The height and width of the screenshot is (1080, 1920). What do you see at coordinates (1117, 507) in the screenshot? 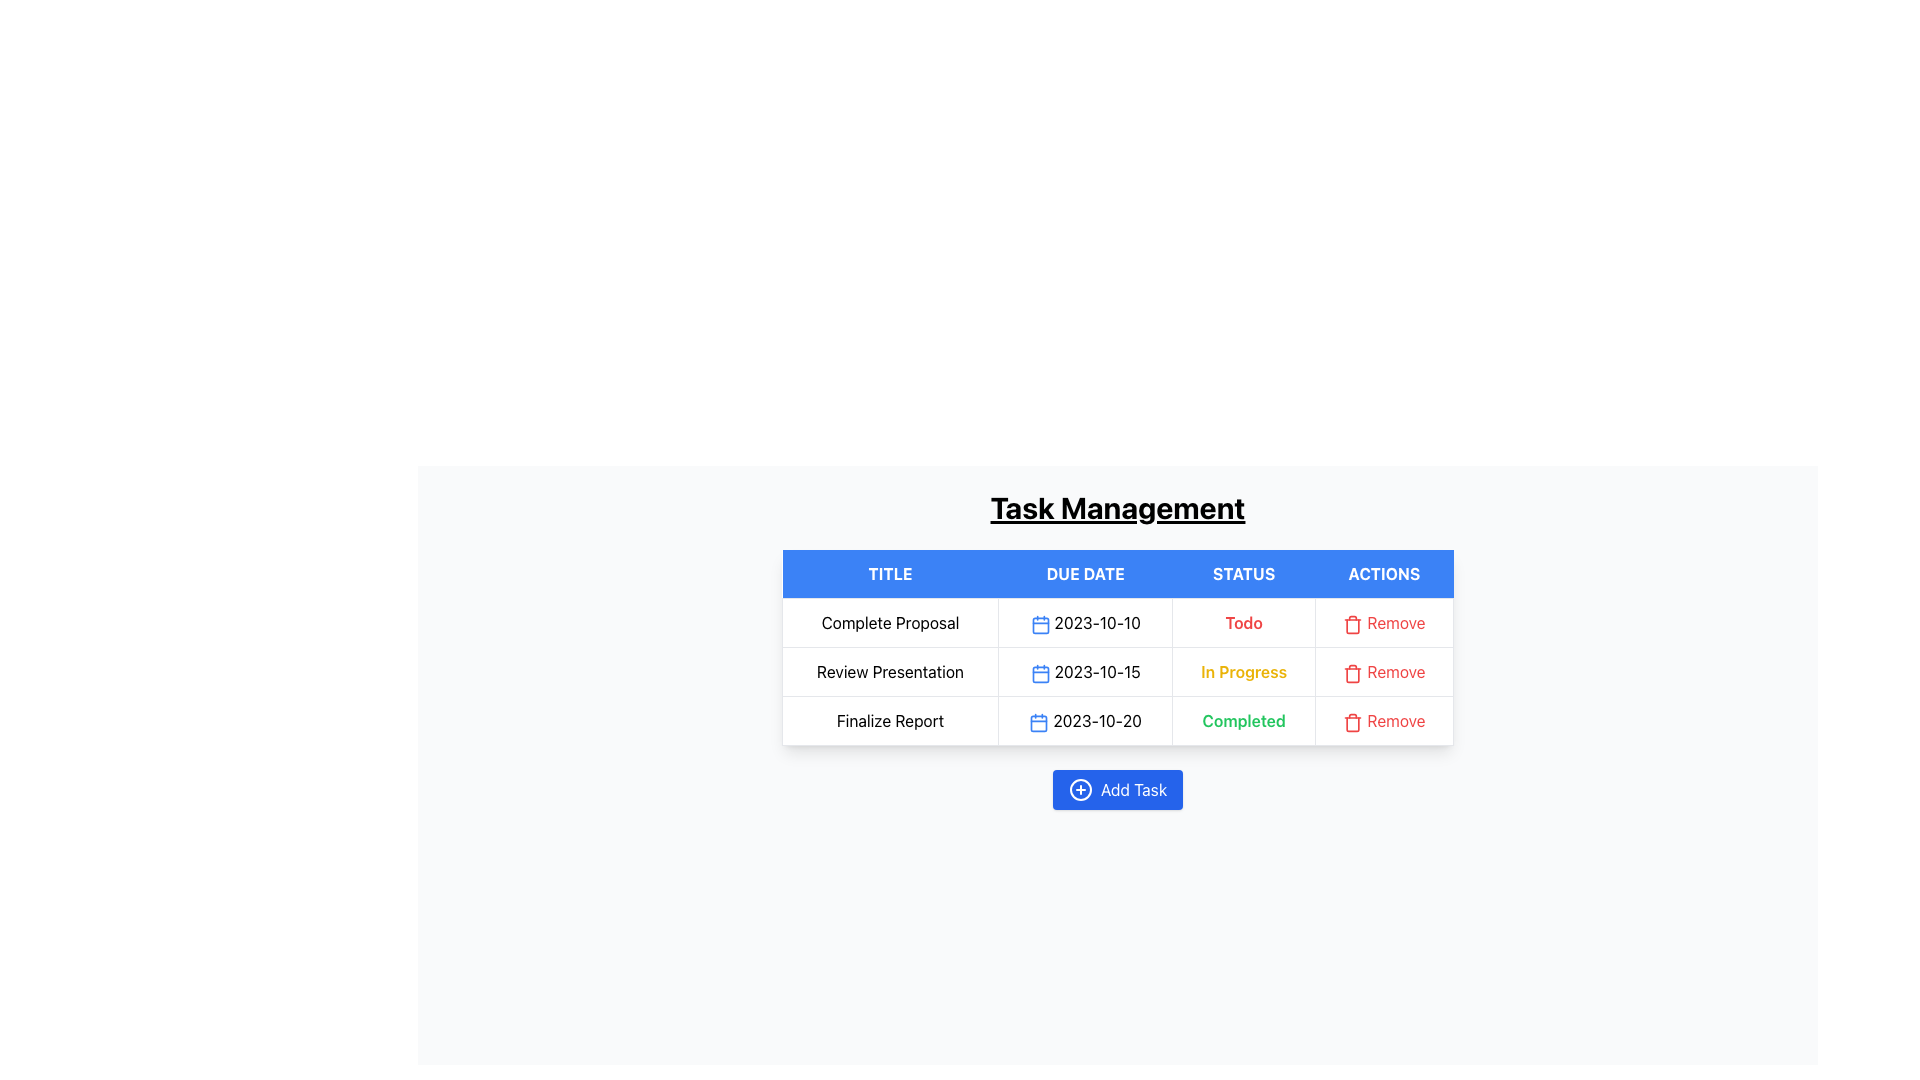
I see `the text label displaying 'Task Management', which is styled in a large and bold font with an underline, centrally aligned above the task table` at bounding box center [1117, 507].